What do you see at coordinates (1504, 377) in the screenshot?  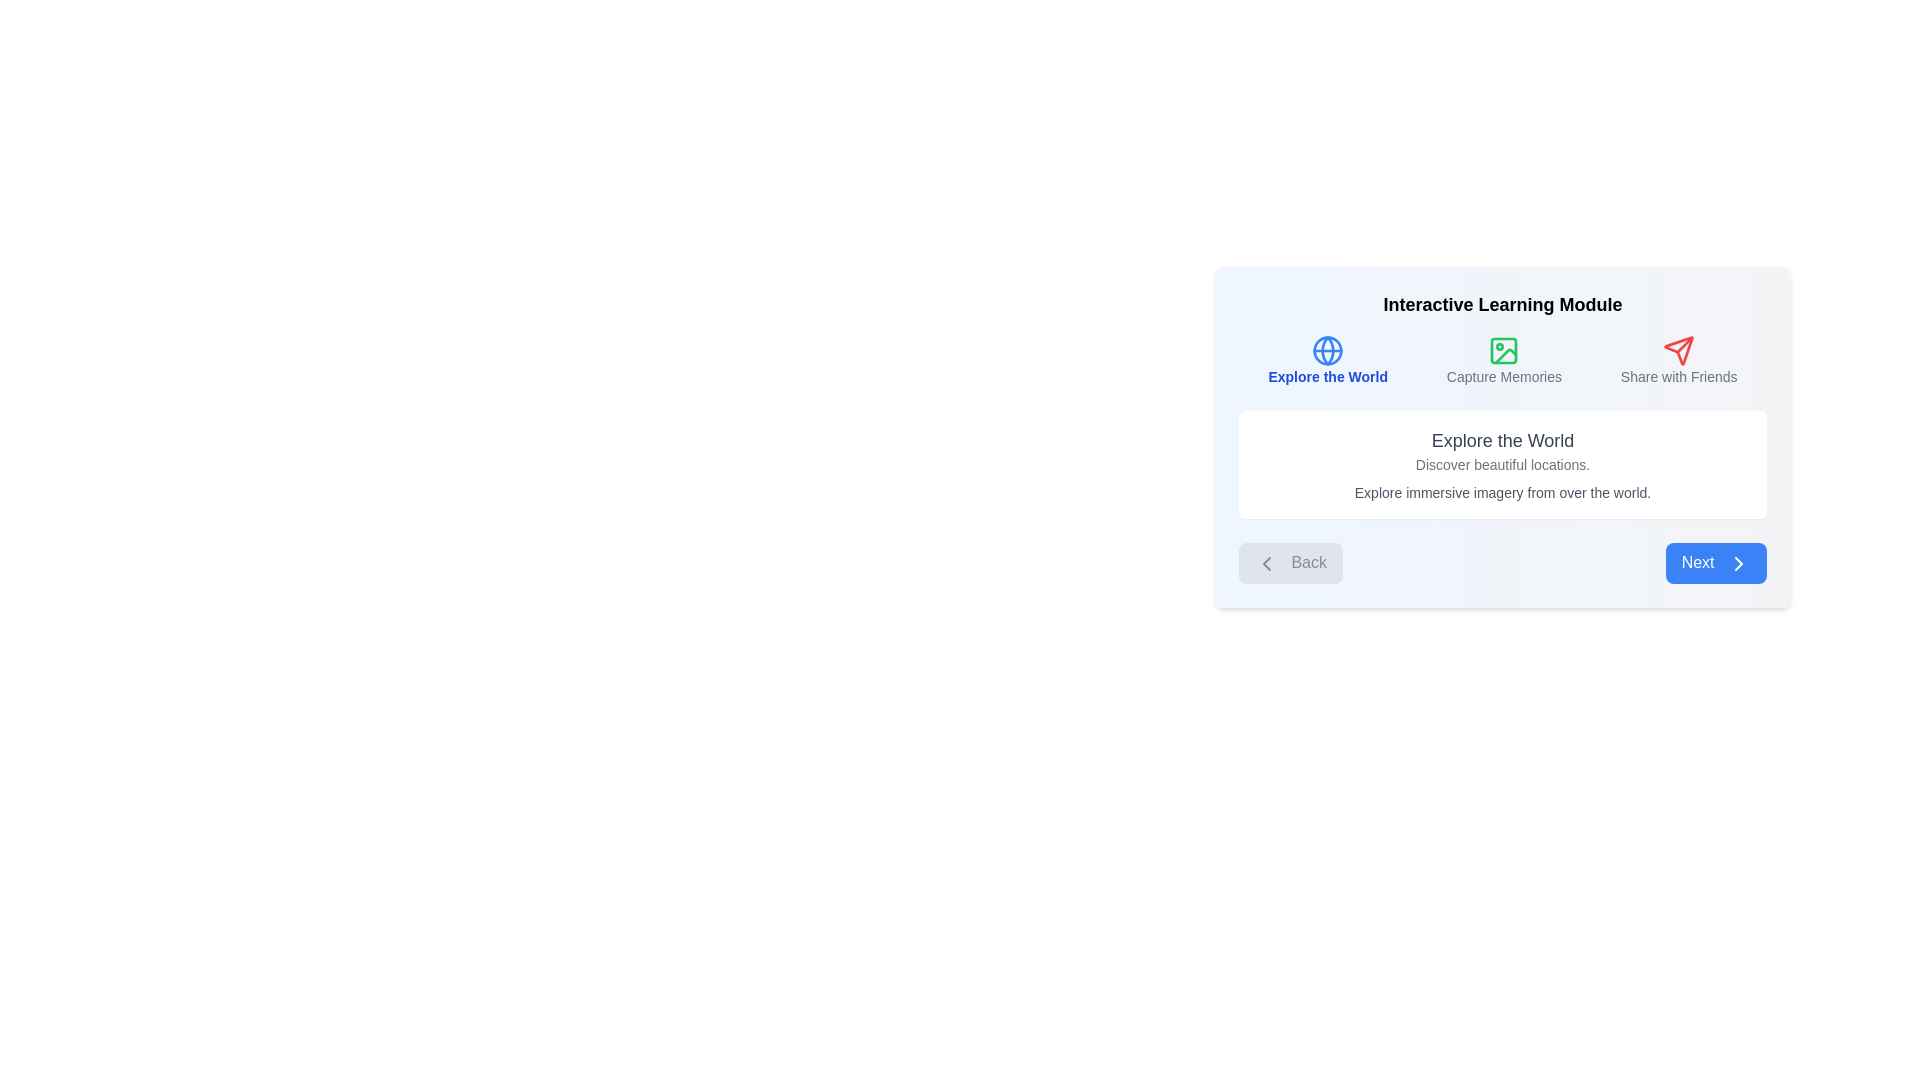 I see `the text label that reads 'Capture Memories', which is a smaller gray font positioned below an image-like icon in a vertically aligned group` at bounding box center [1504, 377].